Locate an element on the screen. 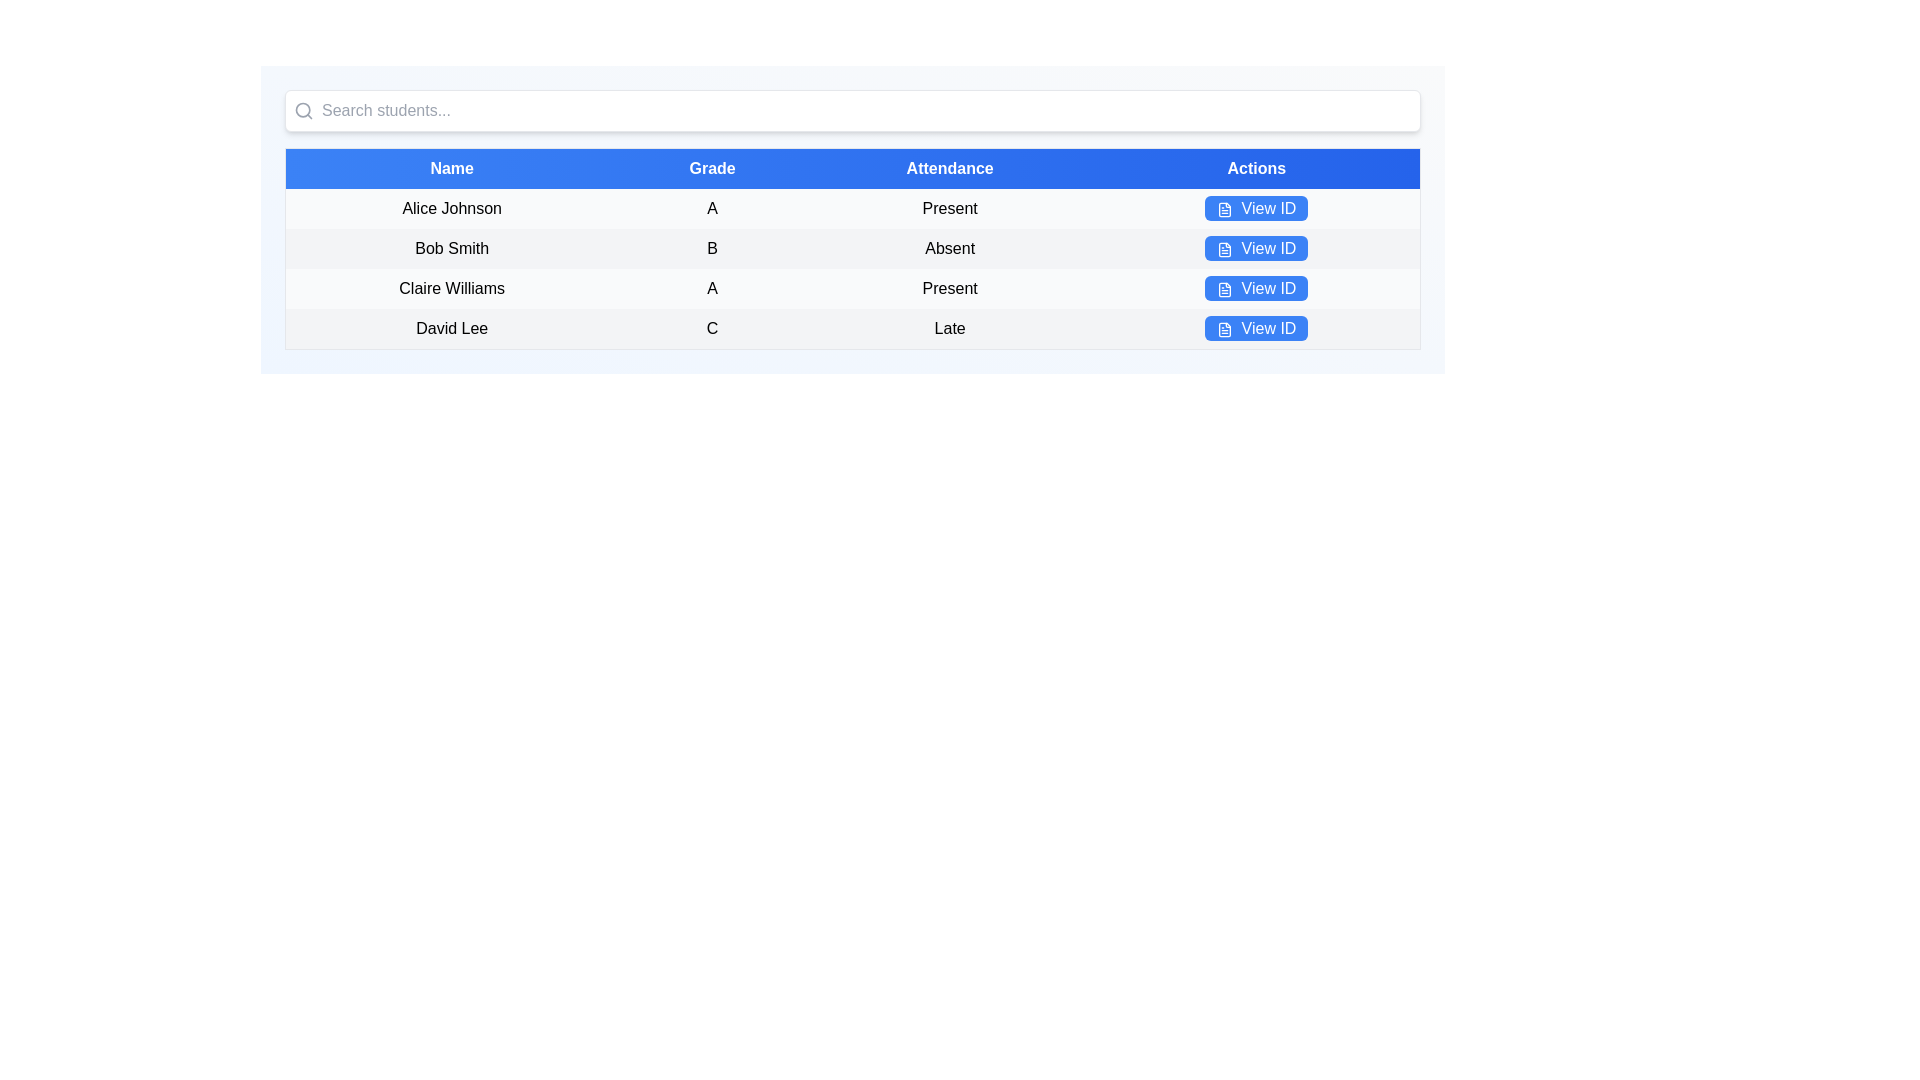 This screenshot has width=1920, height=1080. the 'View ID' button with a file icon, located in the fourth column under the 'Actions' heading for the row with 'Absent' attendance status for 'Bob Smith' is located at coordinates (1256, 248).